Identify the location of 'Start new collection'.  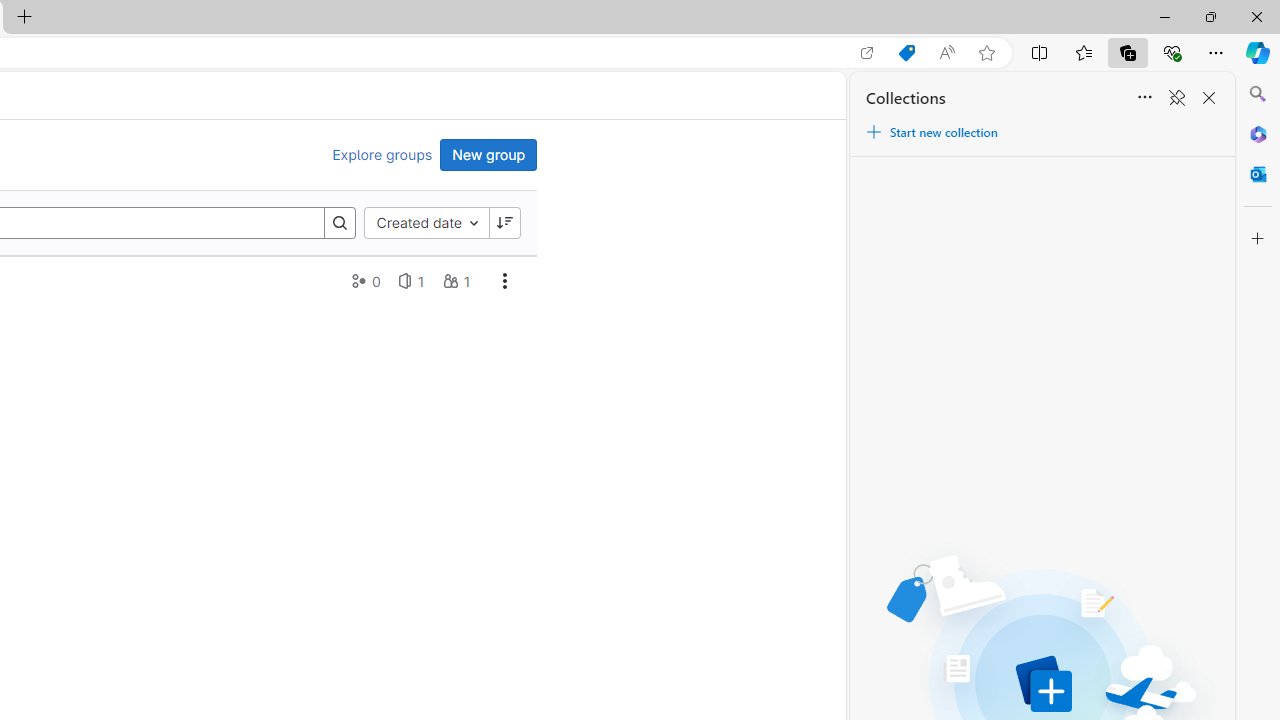
(930, 132).